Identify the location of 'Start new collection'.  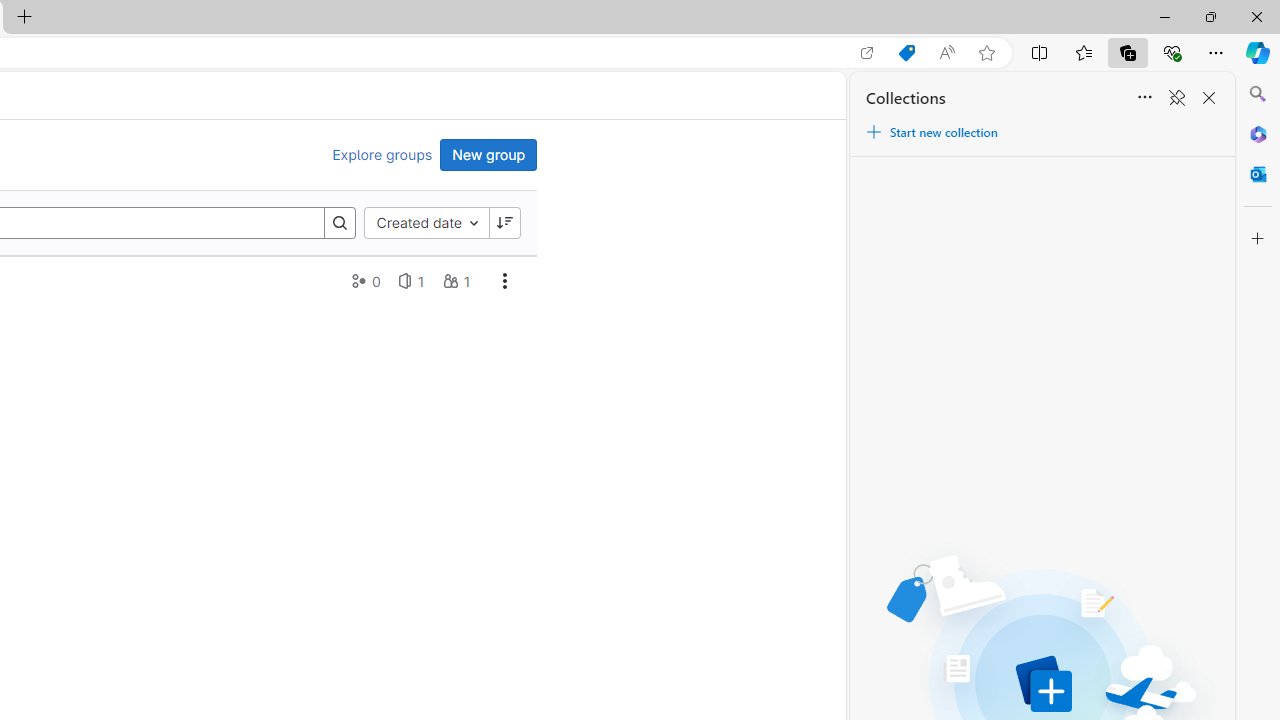
(930, 132).